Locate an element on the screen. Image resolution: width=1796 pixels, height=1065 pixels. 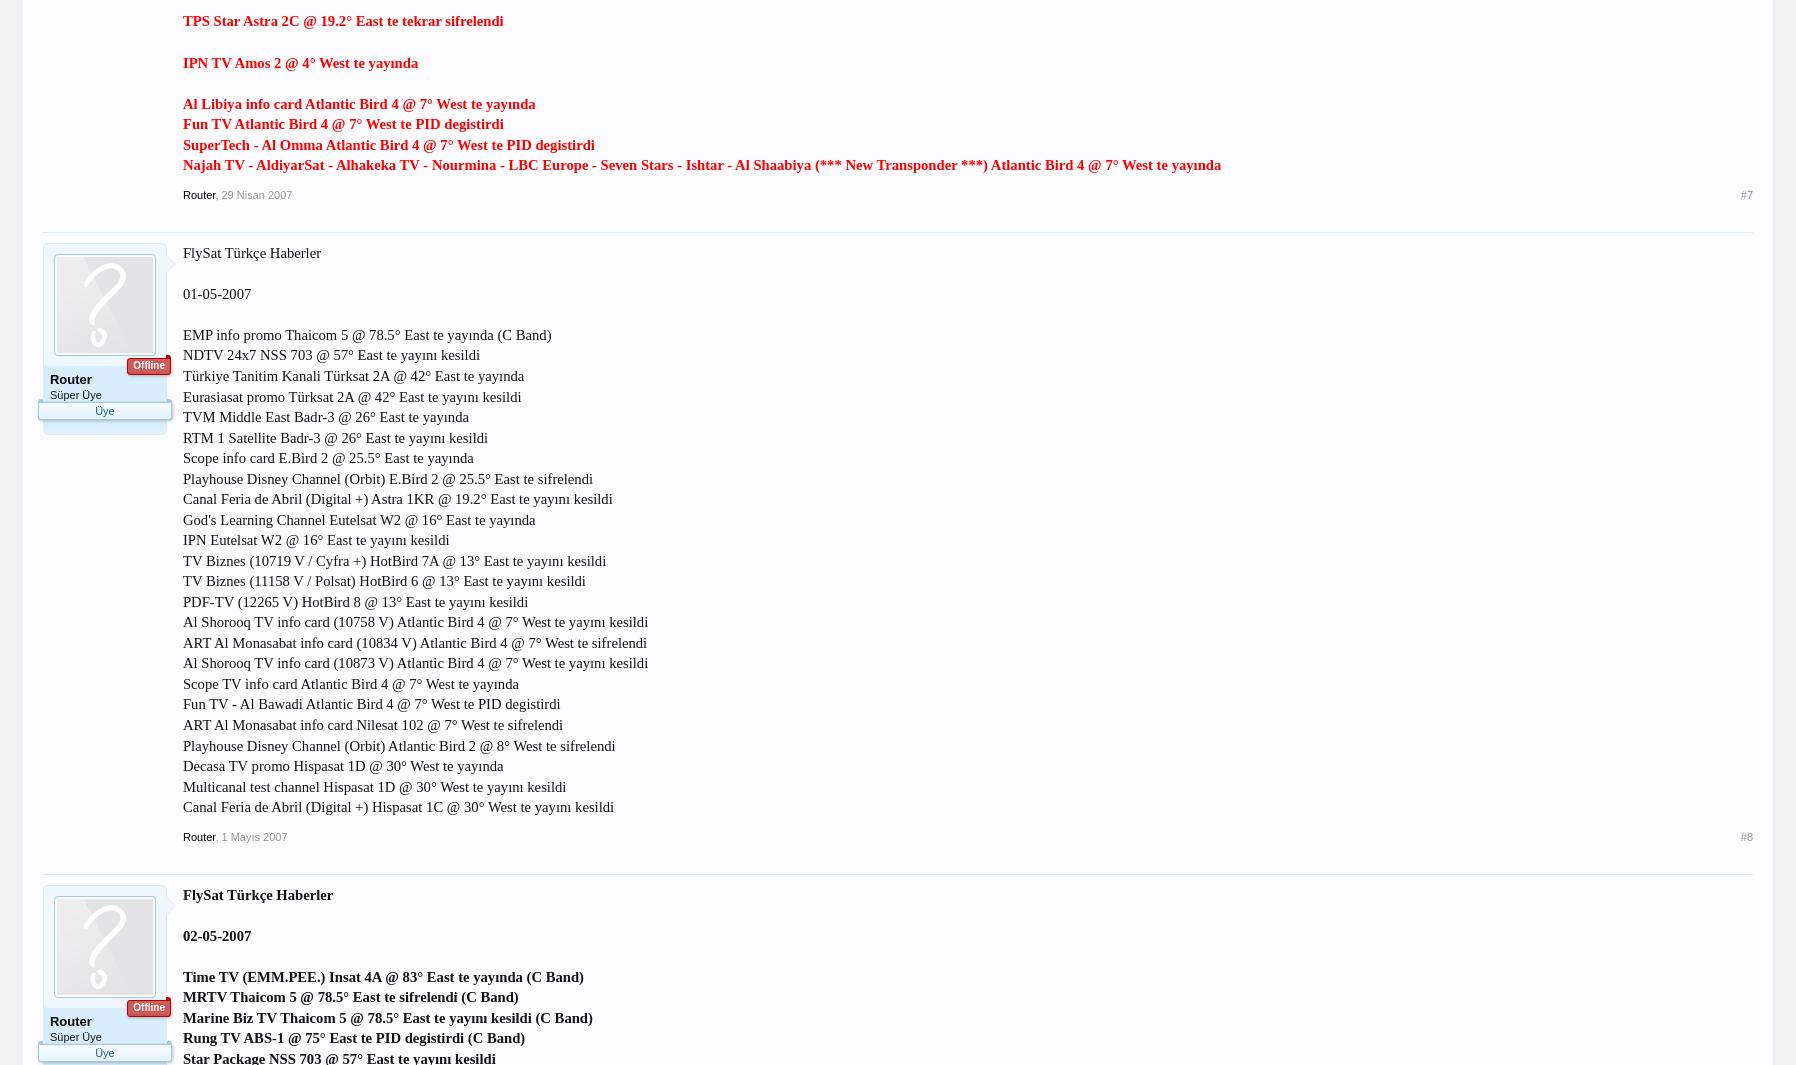
'#7' is located at coordinates (1739, 193).